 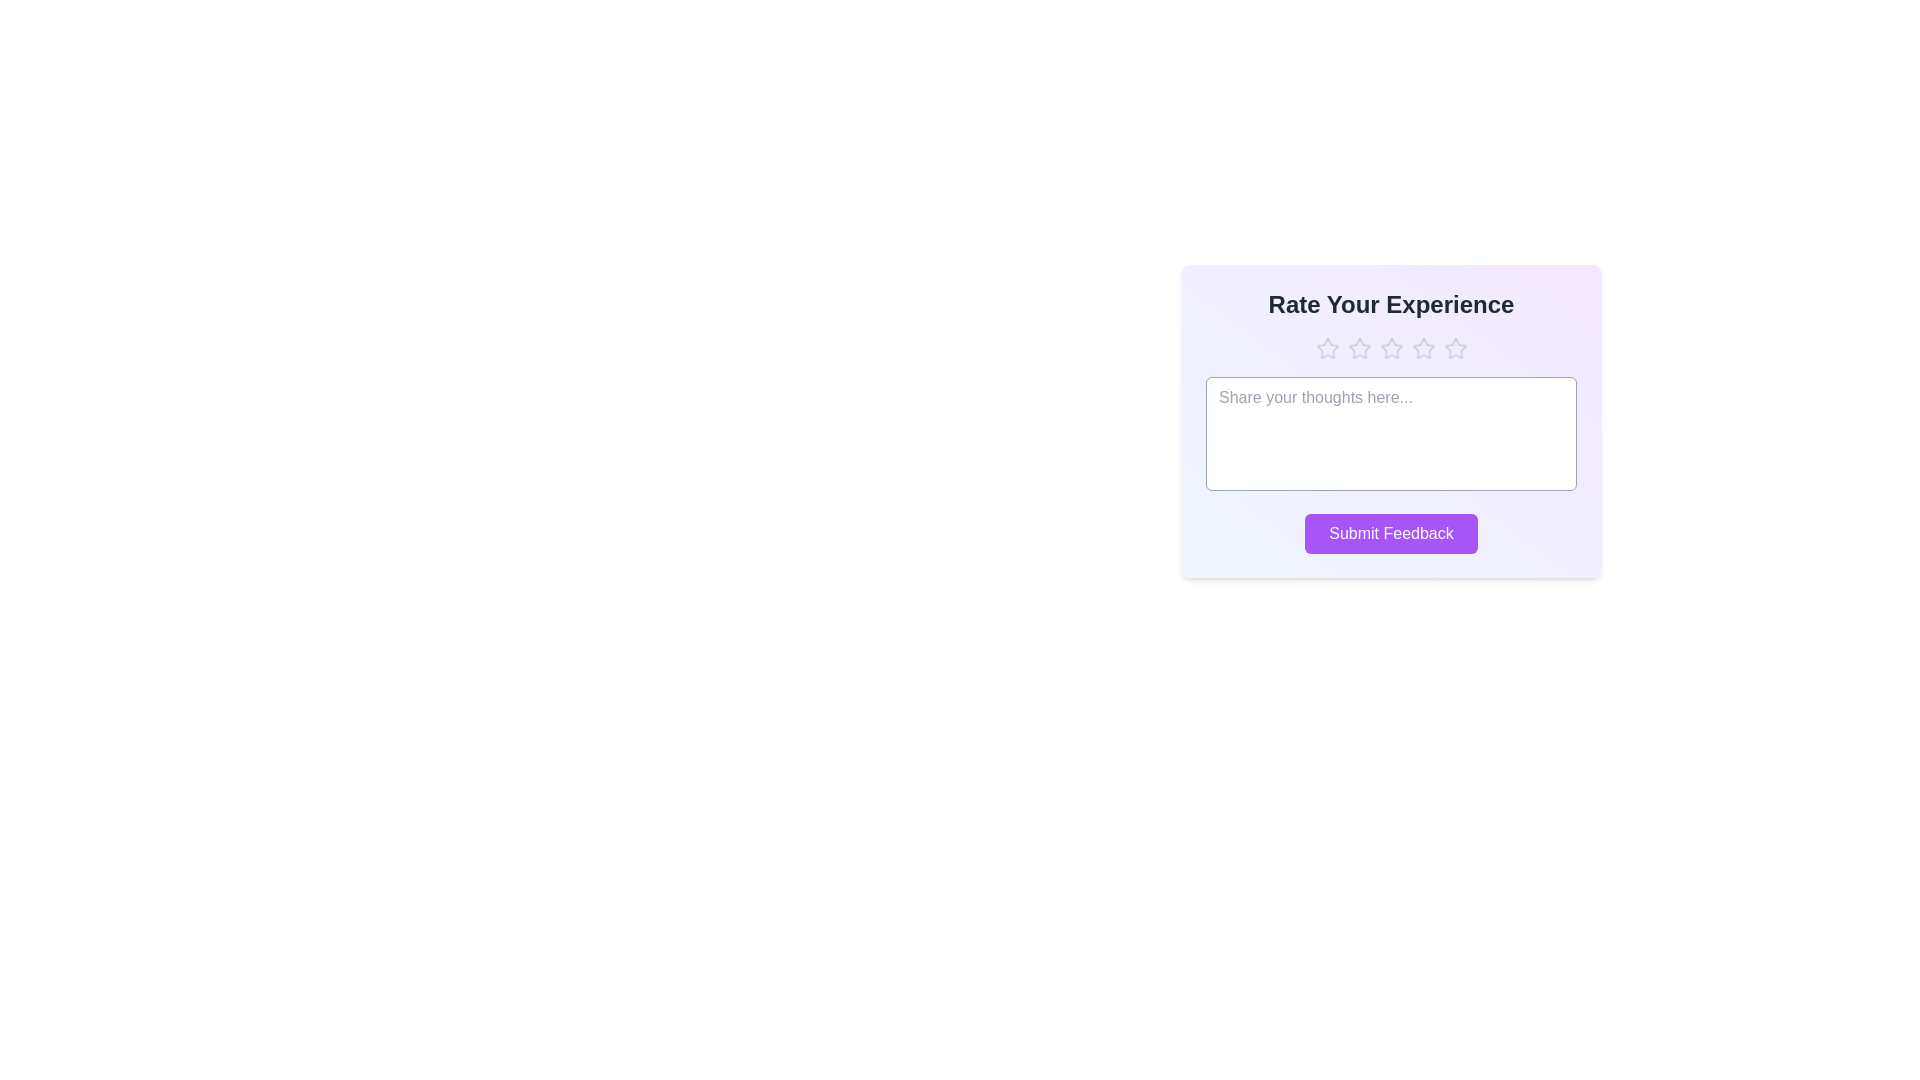 What do you see at coordinates (1455, 347) in the screenshot?
I see `the star corresponding to the desired rating 5` at bounding box center [1455, 347].